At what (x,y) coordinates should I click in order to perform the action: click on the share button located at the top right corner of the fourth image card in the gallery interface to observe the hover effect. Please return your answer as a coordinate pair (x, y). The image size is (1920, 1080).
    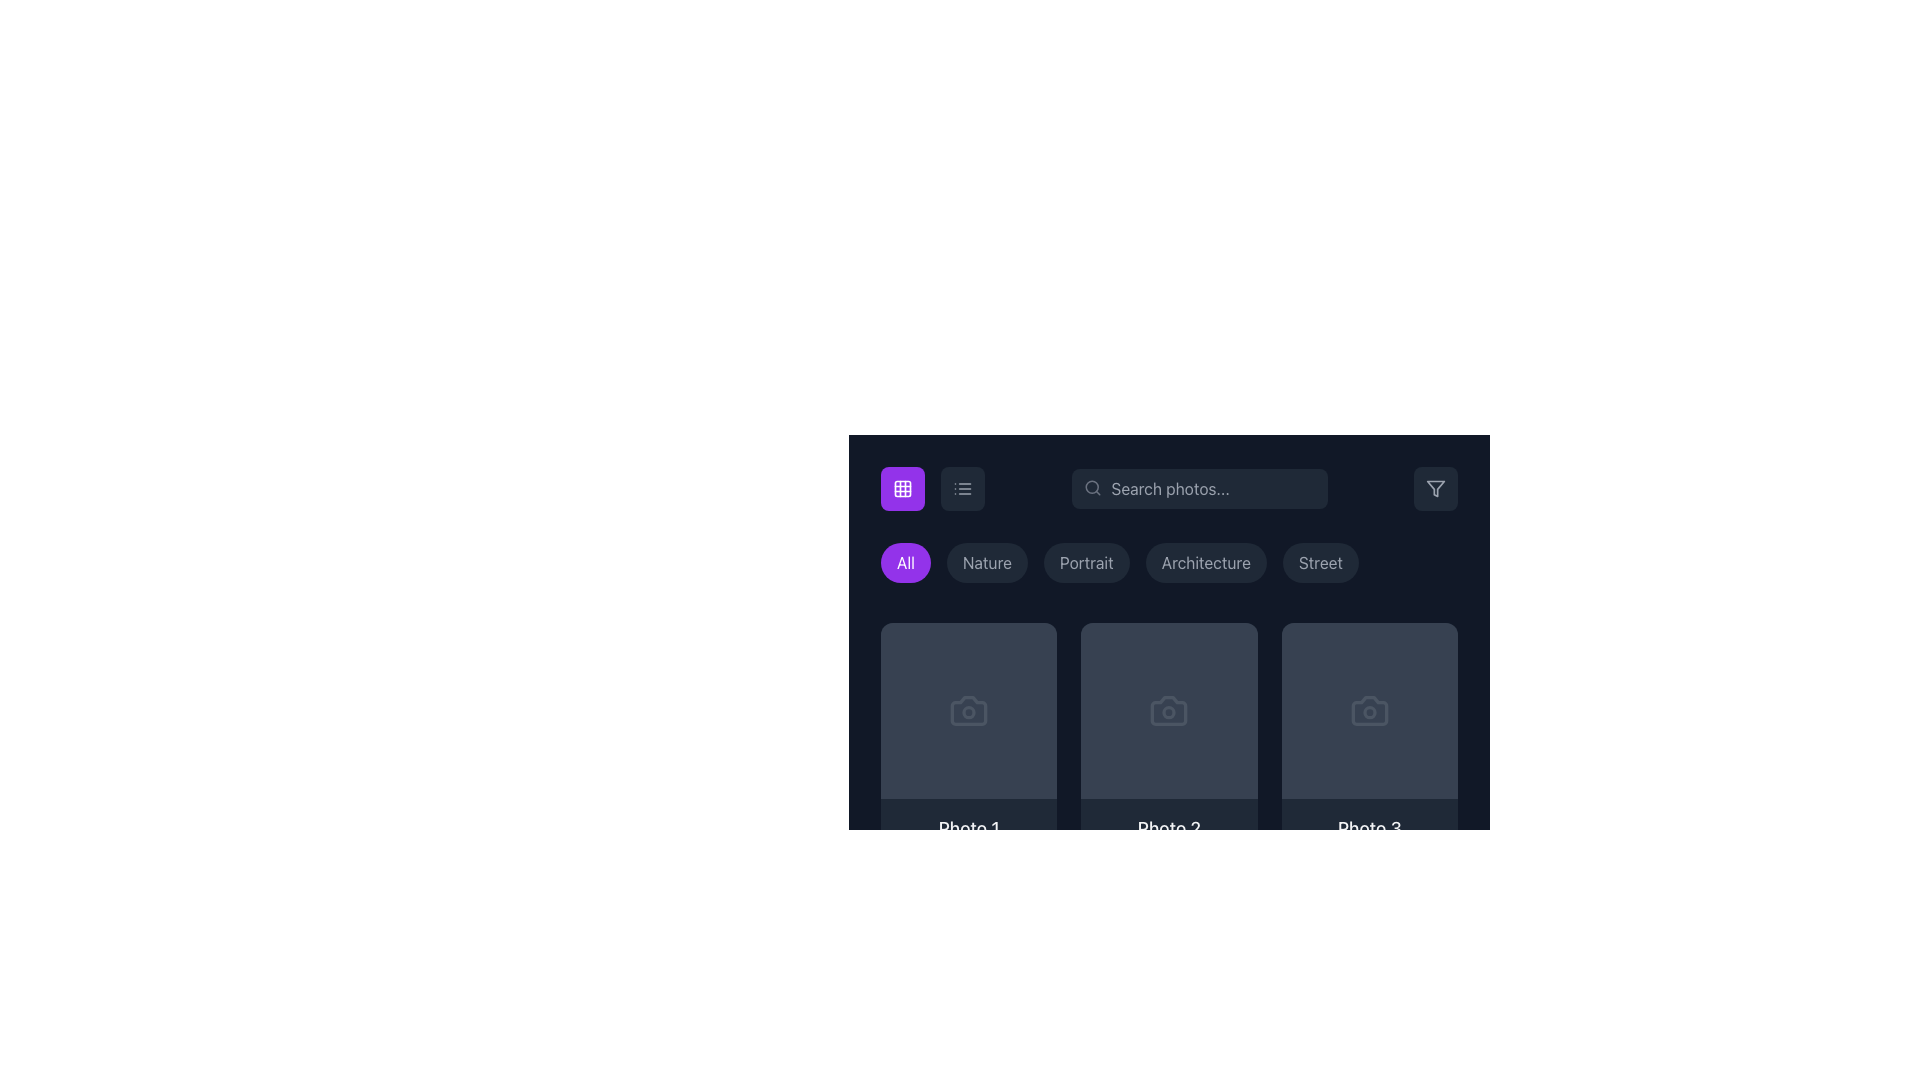
    Looking at the image, I should click on (1420, 710).